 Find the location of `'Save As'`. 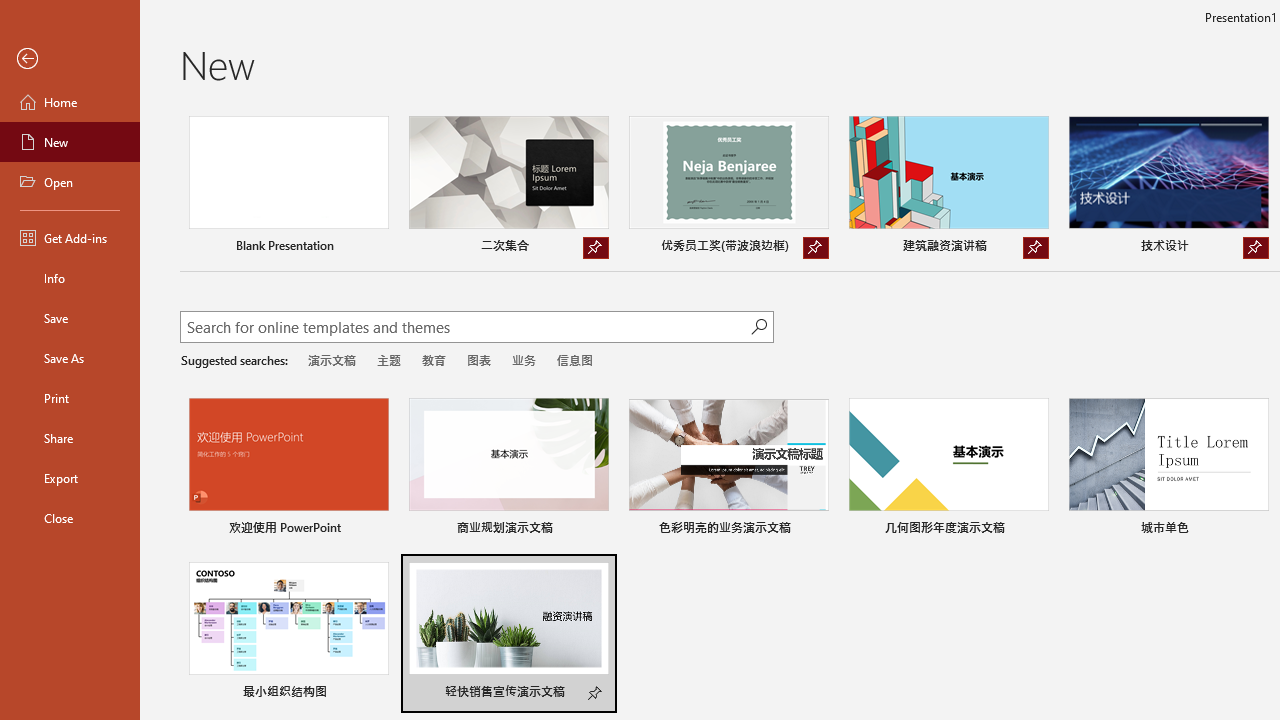

'Save As' is located at coordinates (69, 356).